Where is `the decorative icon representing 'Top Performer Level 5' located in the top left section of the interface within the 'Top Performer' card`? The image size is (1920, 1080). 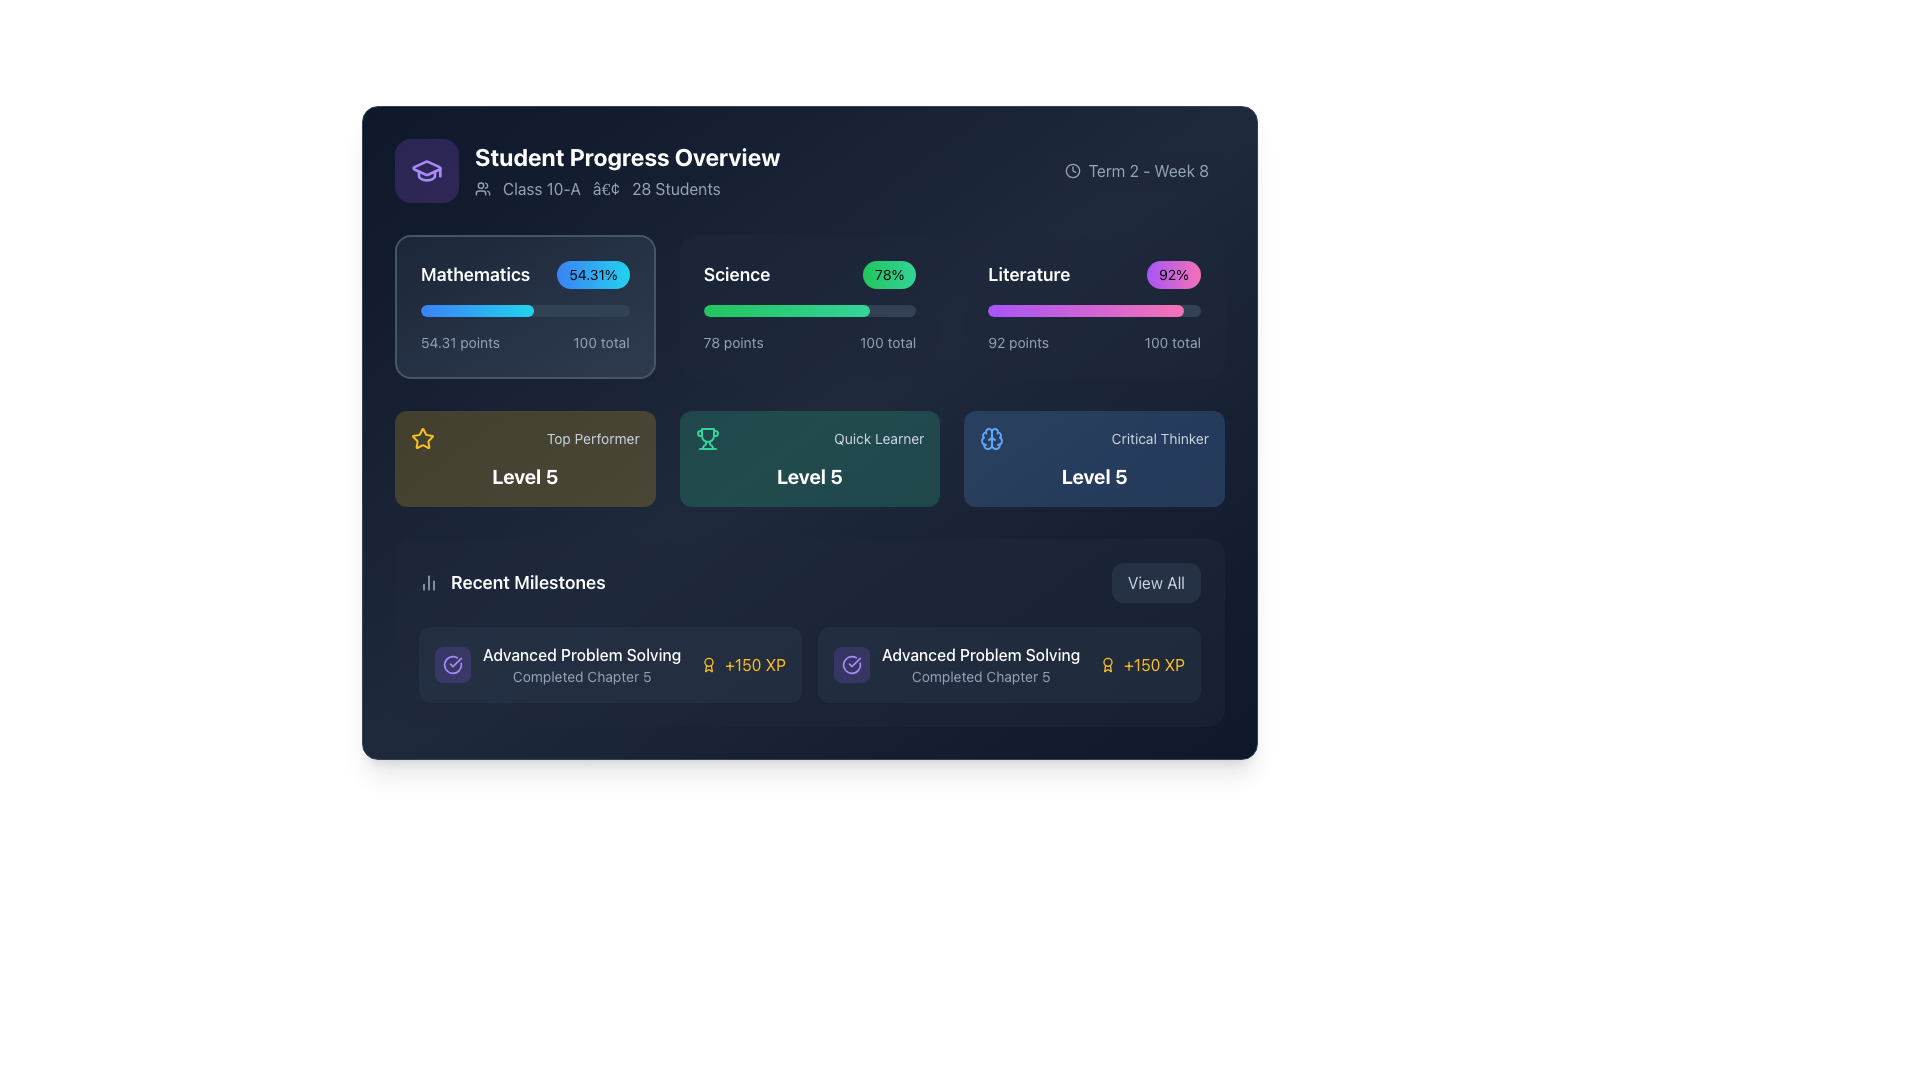
the decorative icon representing 'Top Performer Level 5' located in the top left section of the interface within the 'Top Performer' card is located at coordinates (421, 437).